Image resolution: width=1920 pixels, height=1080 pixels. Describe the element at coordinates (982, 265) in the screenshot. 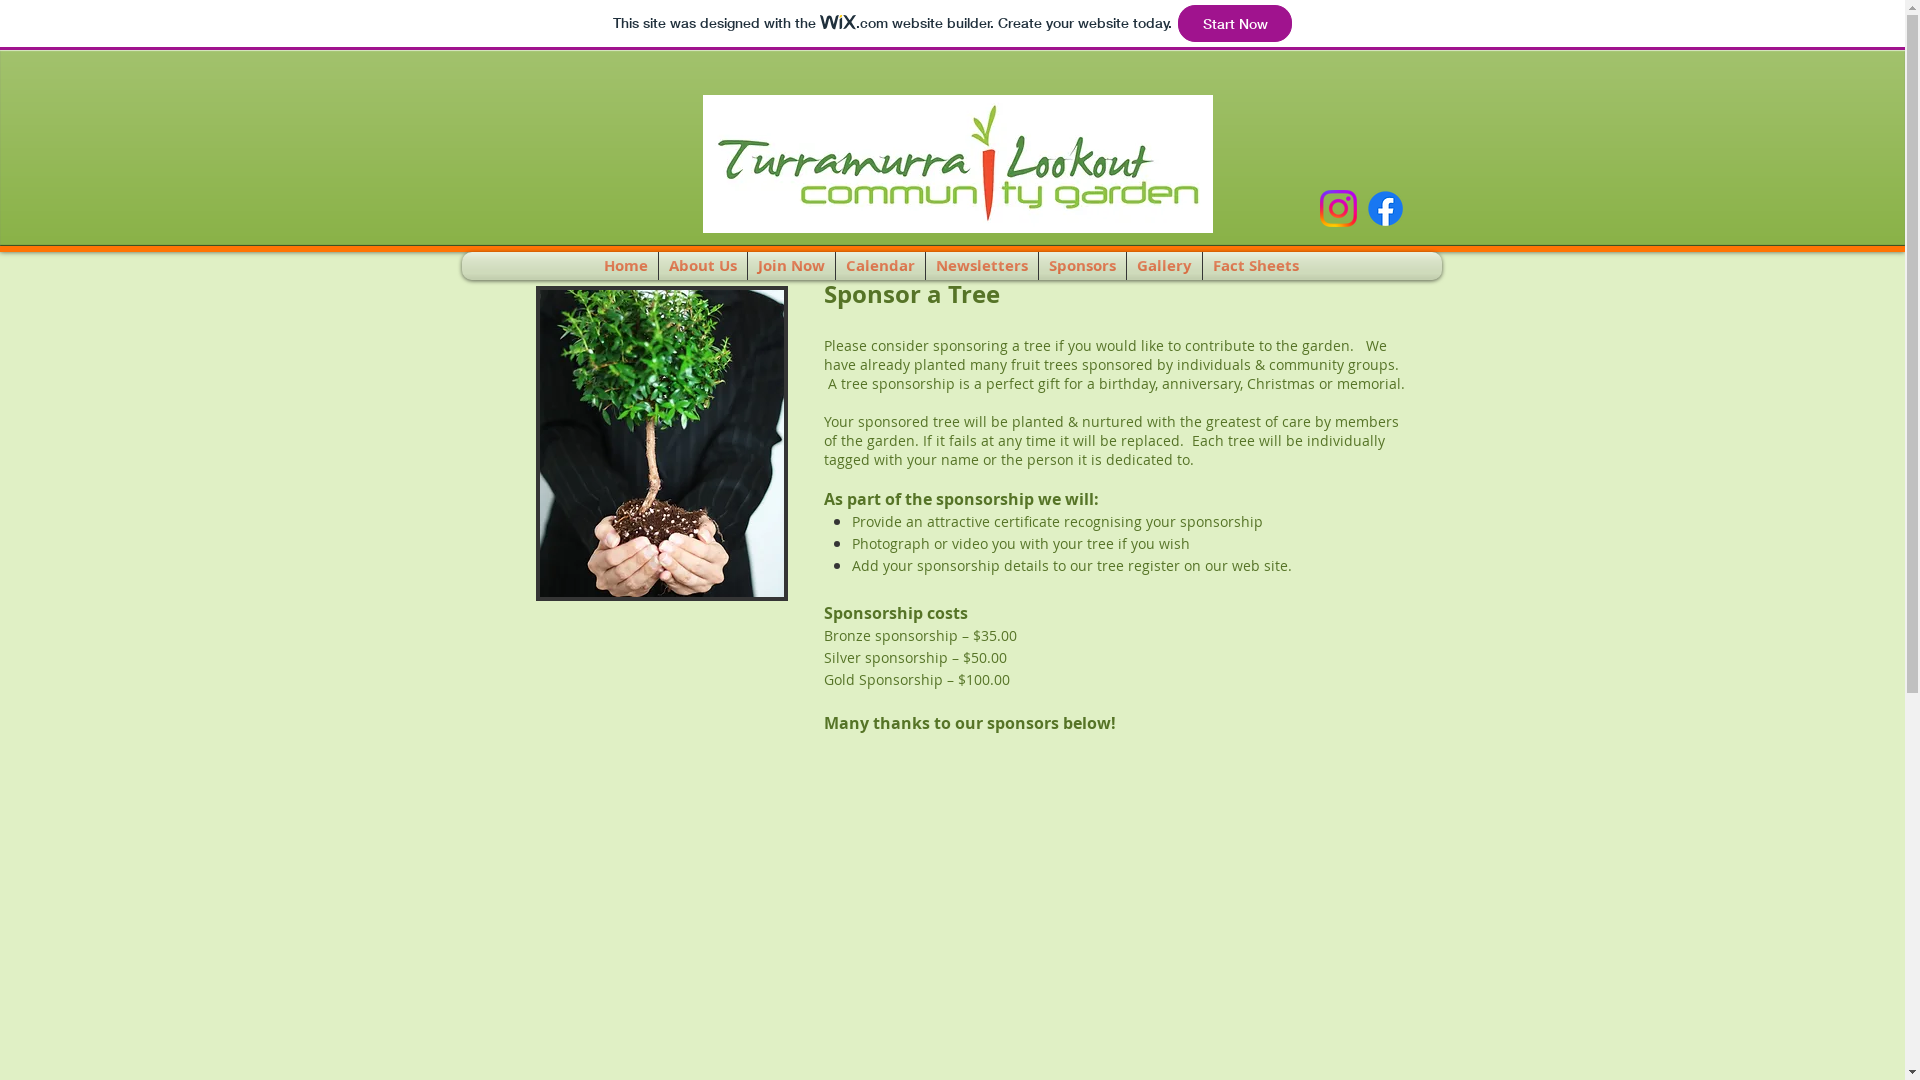

I see `'Newsletters'` at that location.